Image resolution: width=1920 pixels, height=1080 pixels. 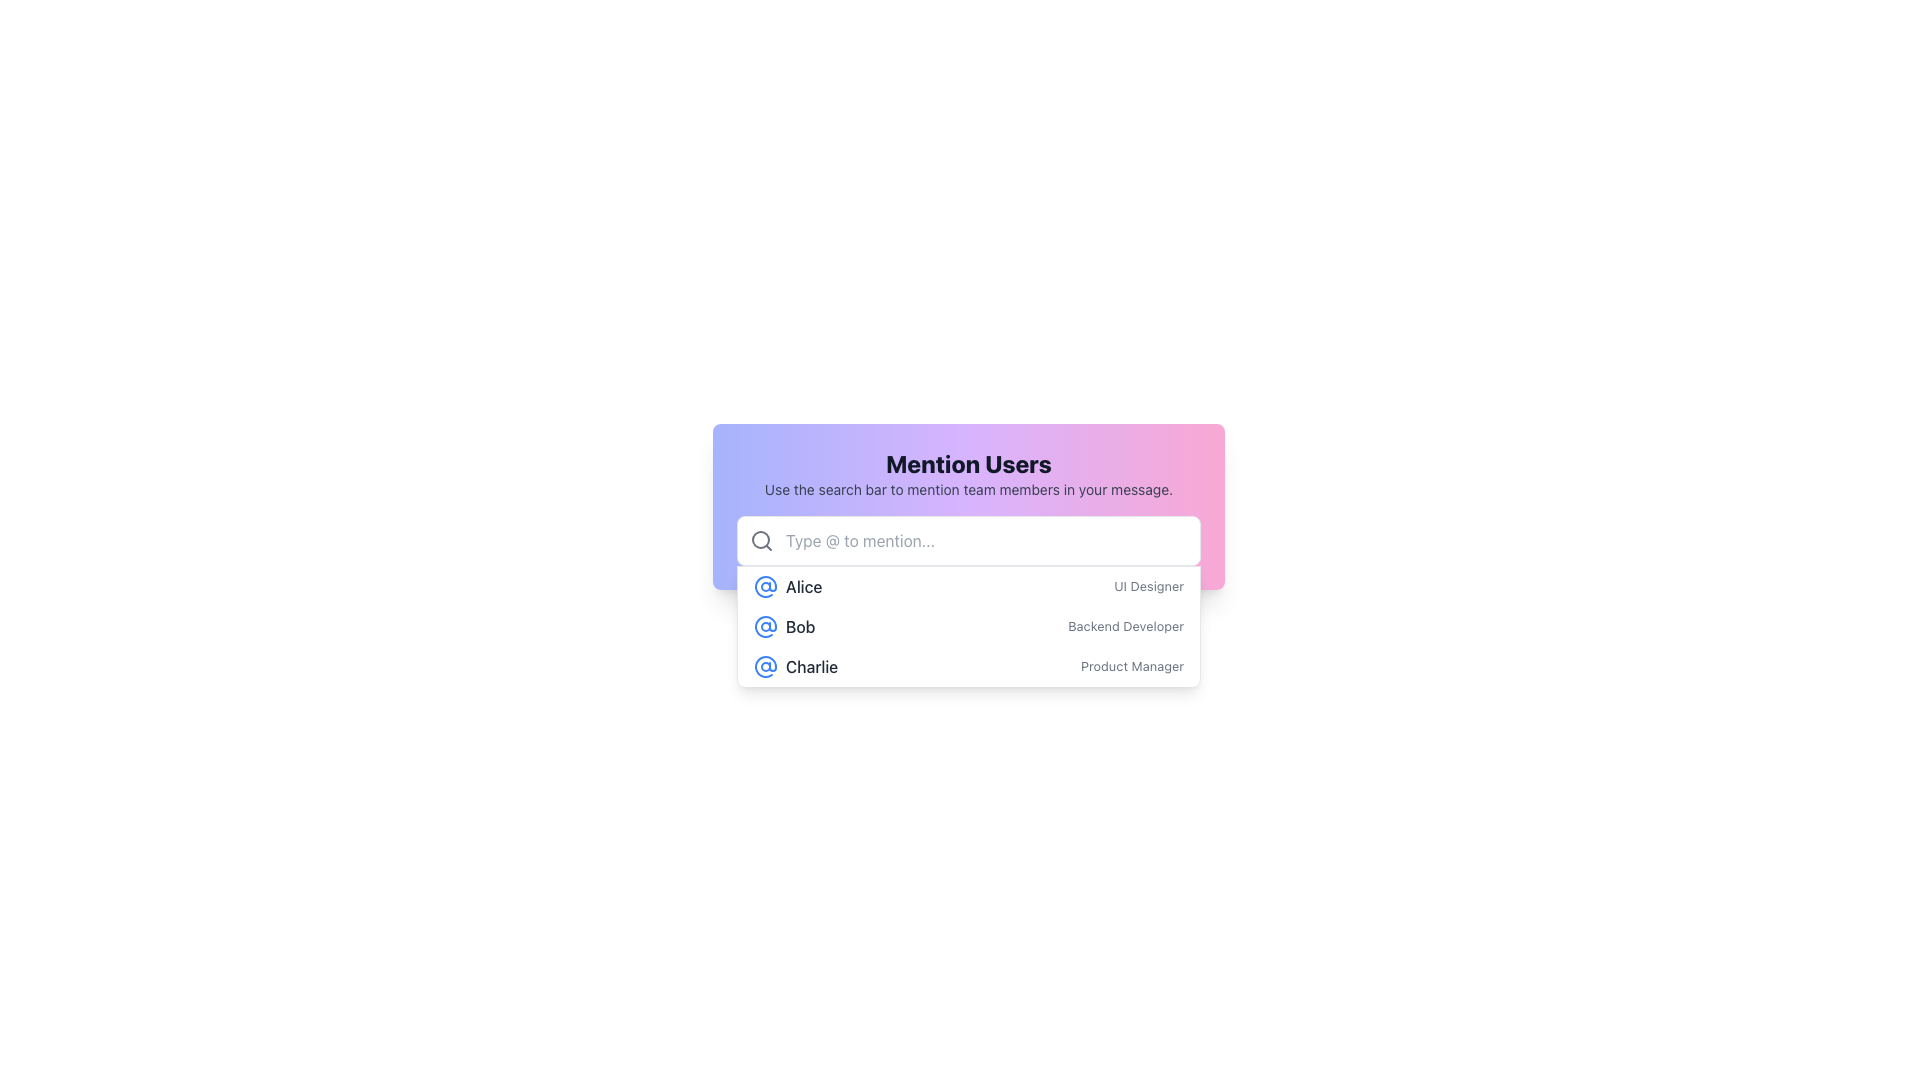 I want to click on the first list item in the dropdown that represents the user 'Alice' who is a 'UI Designer' to trigger hover-specific effects, so click(x=969, y=585).